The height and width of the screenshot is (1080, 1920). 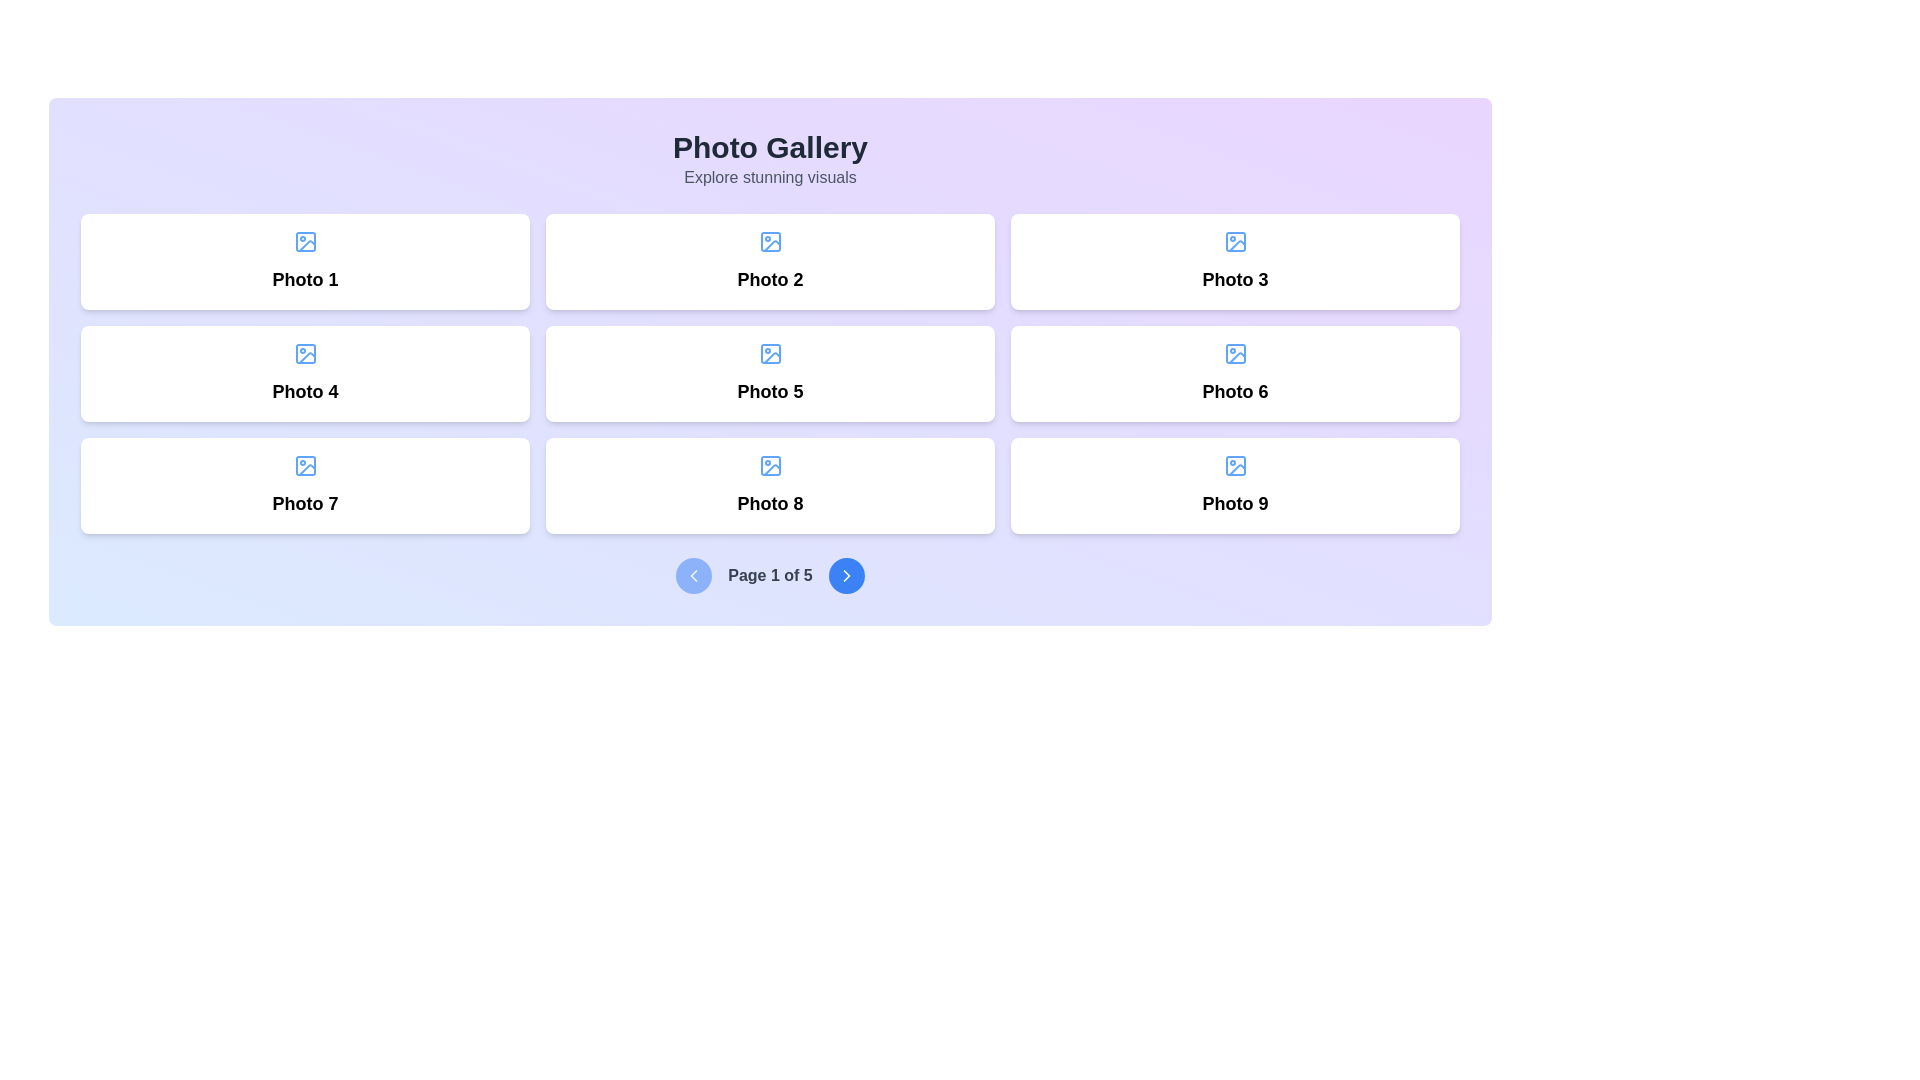 What do you see at coordinates (1234, 486) in the screenshot?
I see `the clickable card element representing 'Photo 9' in the bottom-right corner of the 3x3 grid layout` at bounding box center [1234, 486].